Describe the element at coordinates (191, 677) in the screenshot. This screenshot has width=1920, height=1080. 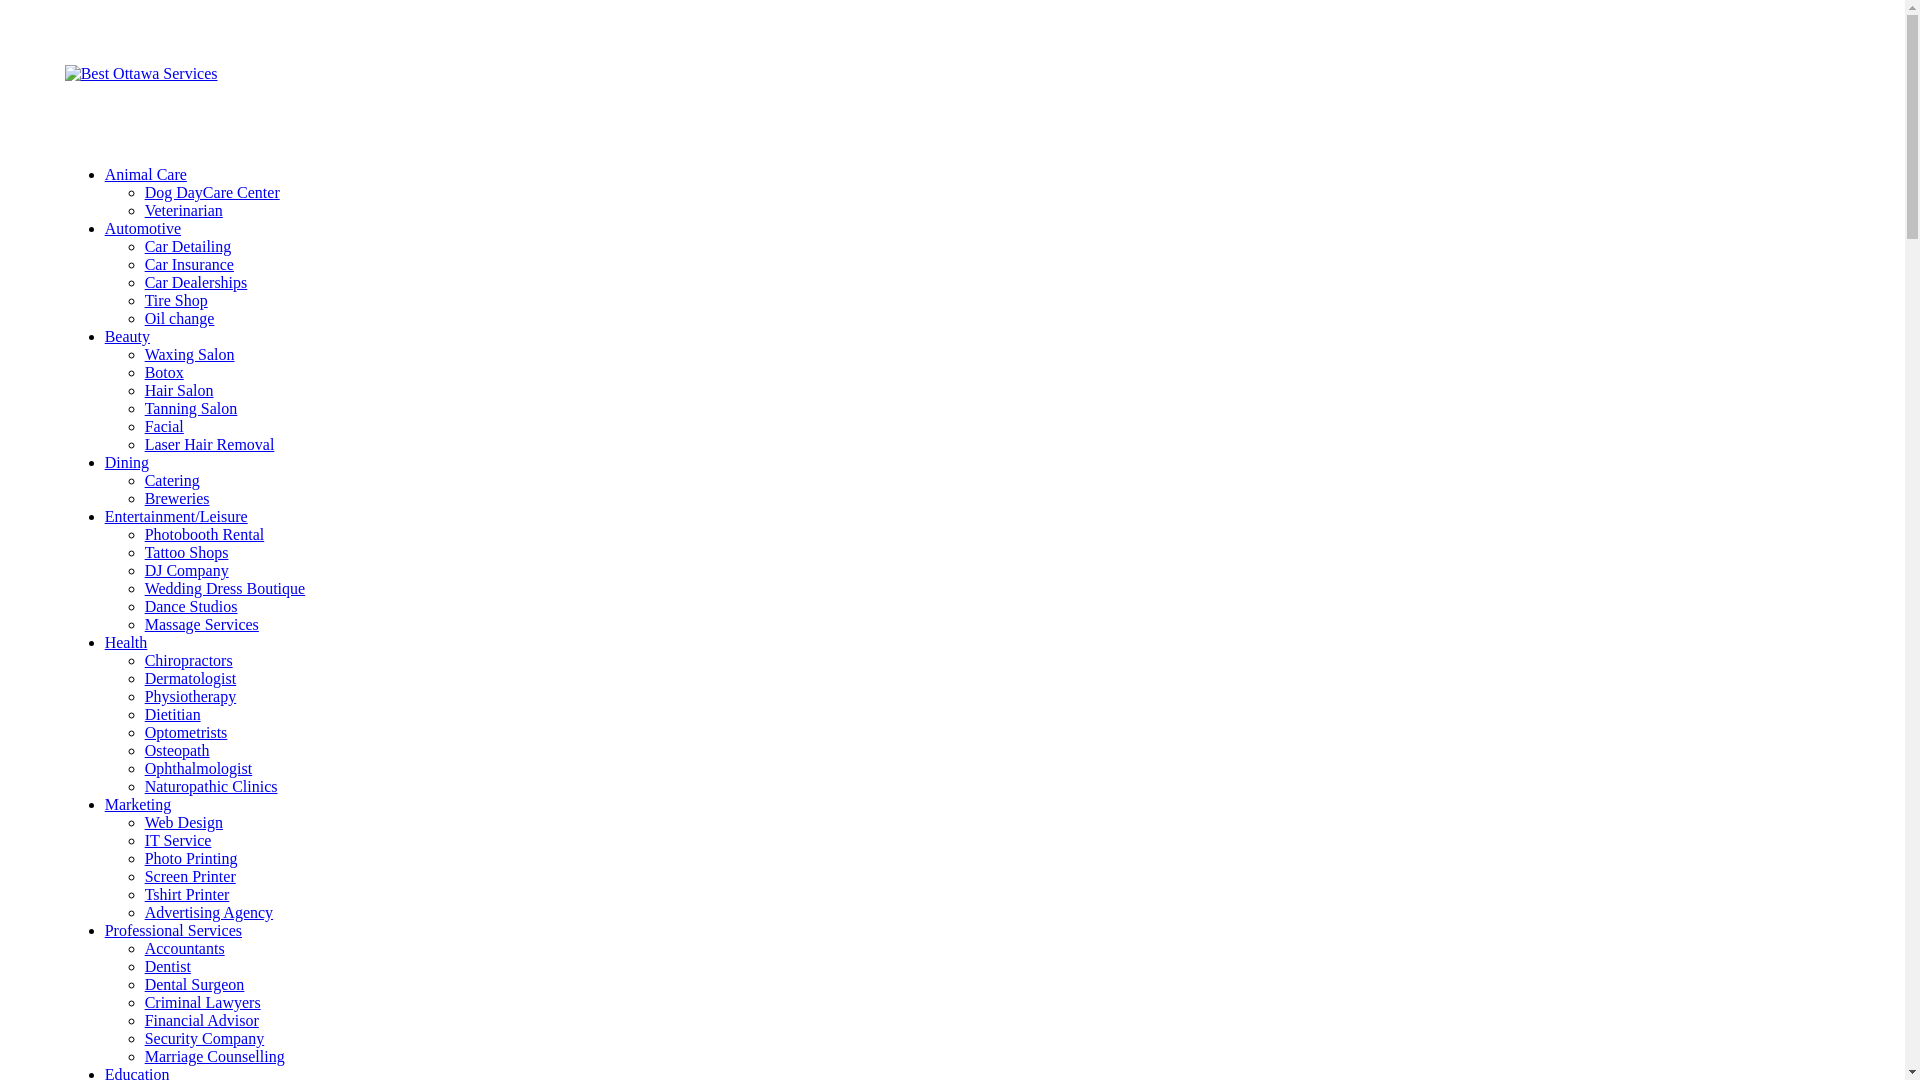
I see `'Dermatologist'` at that location.